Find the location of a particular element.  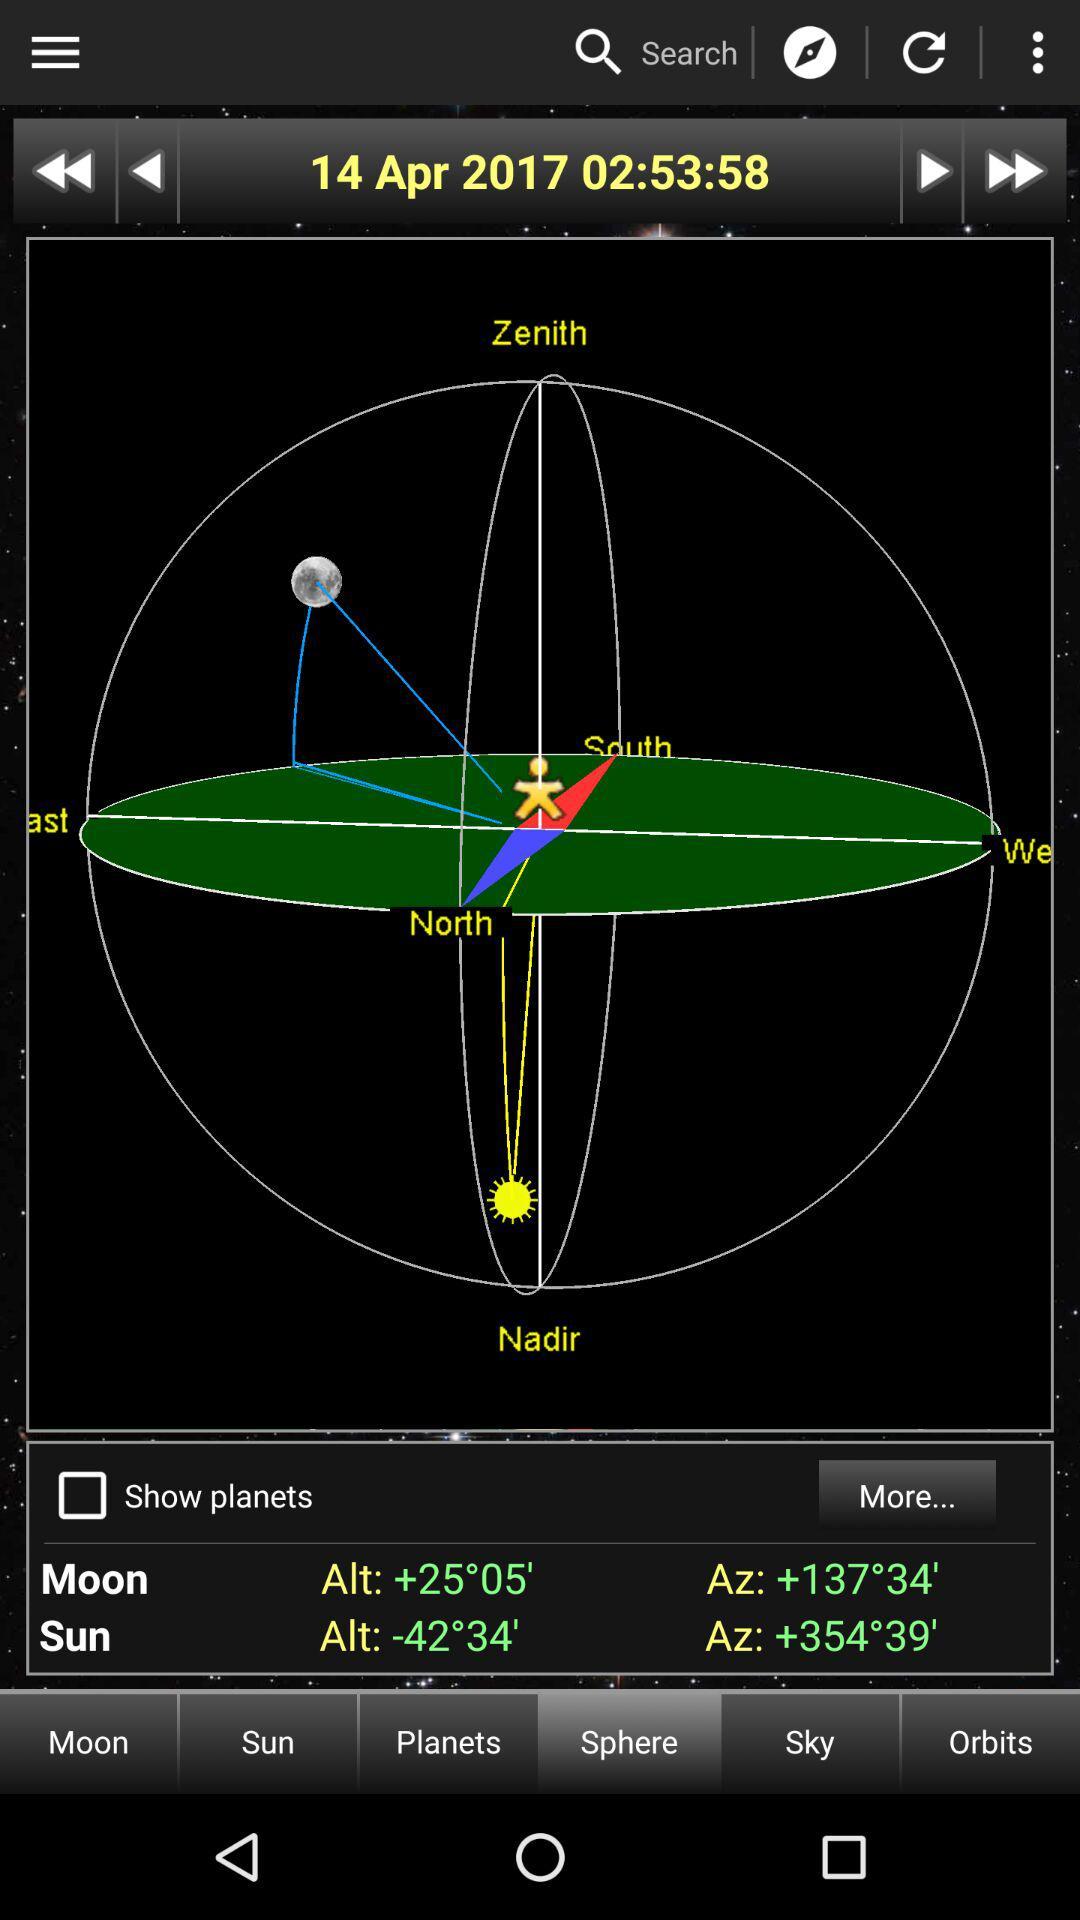

fast forward is located at coordinates (1015, 171).